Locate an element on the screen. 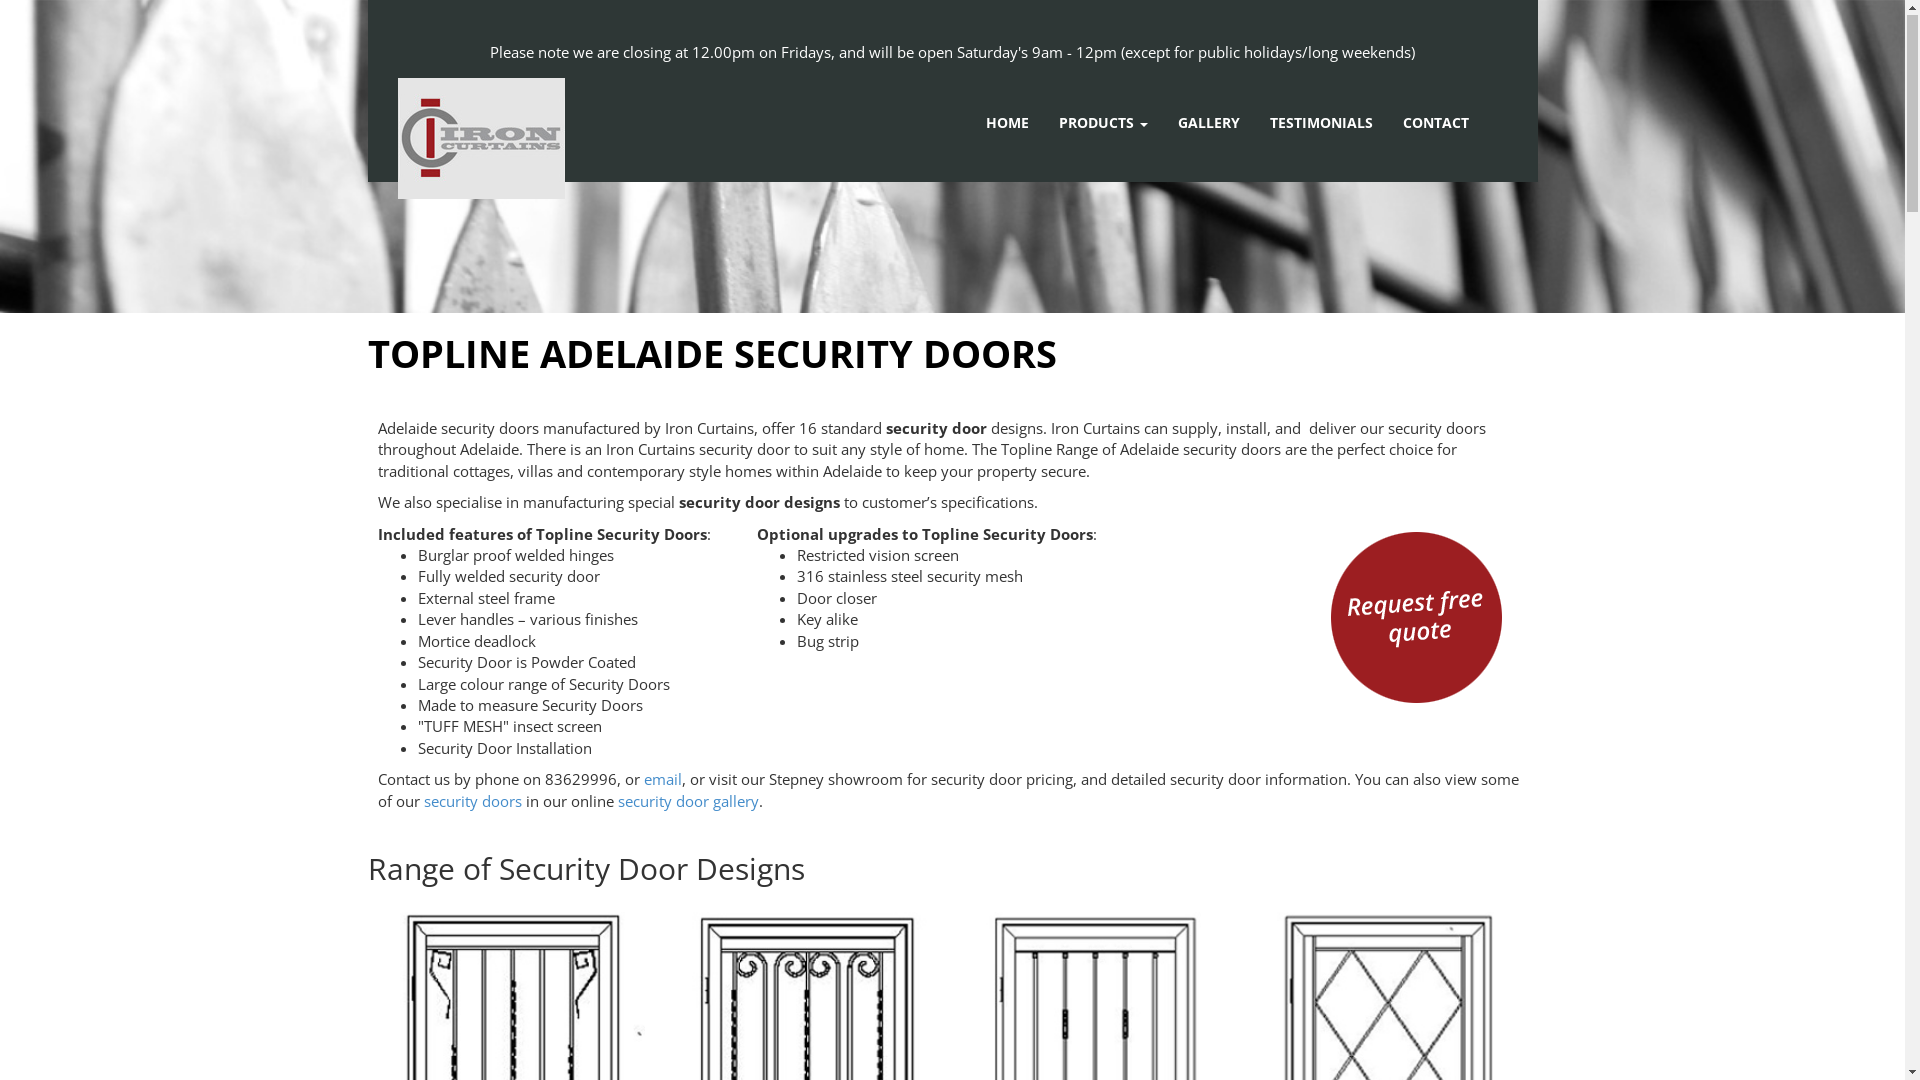 Image resolution: width=1920 pixels, height=1080 pixels. 'email' is located at coordinates (662, 778).